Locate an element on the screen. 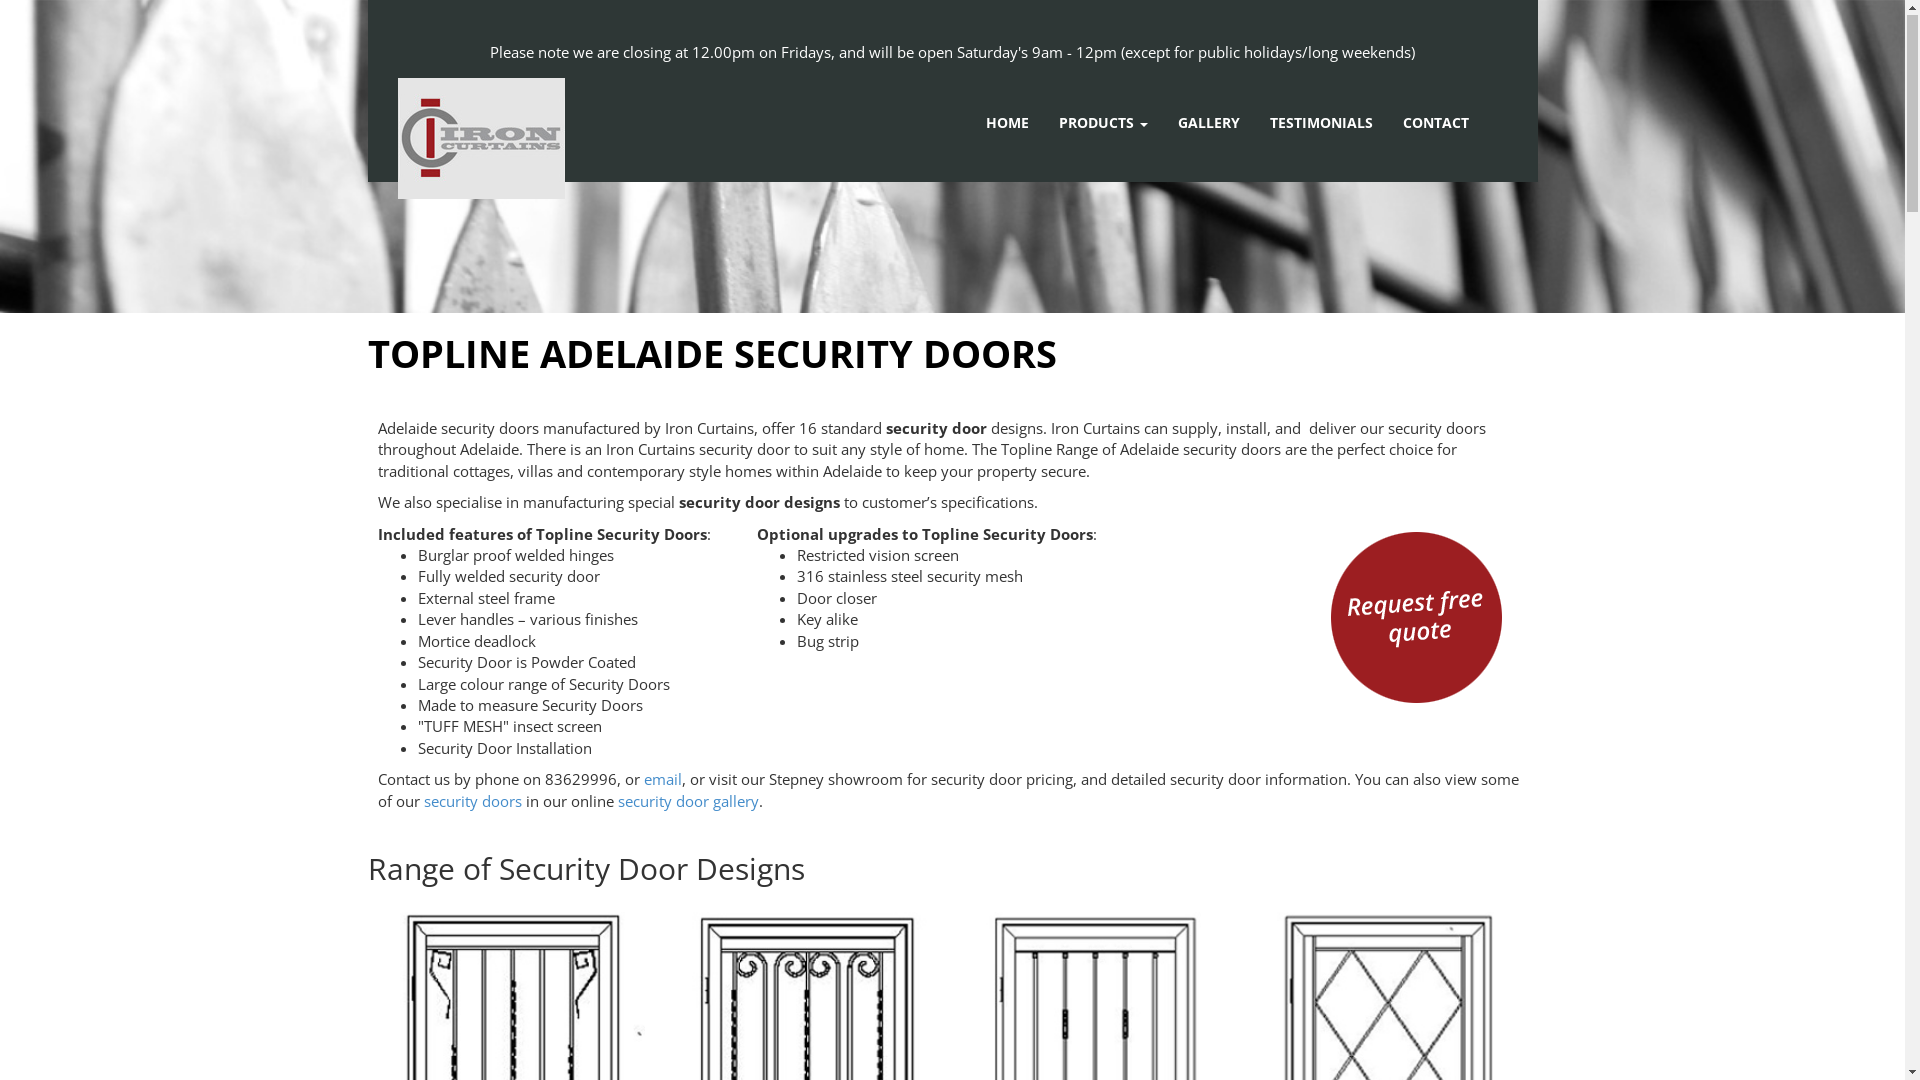 Image resolution: width=1920 pixels, height=1080 pixels. 'email' is located at coordinates (662, 778).